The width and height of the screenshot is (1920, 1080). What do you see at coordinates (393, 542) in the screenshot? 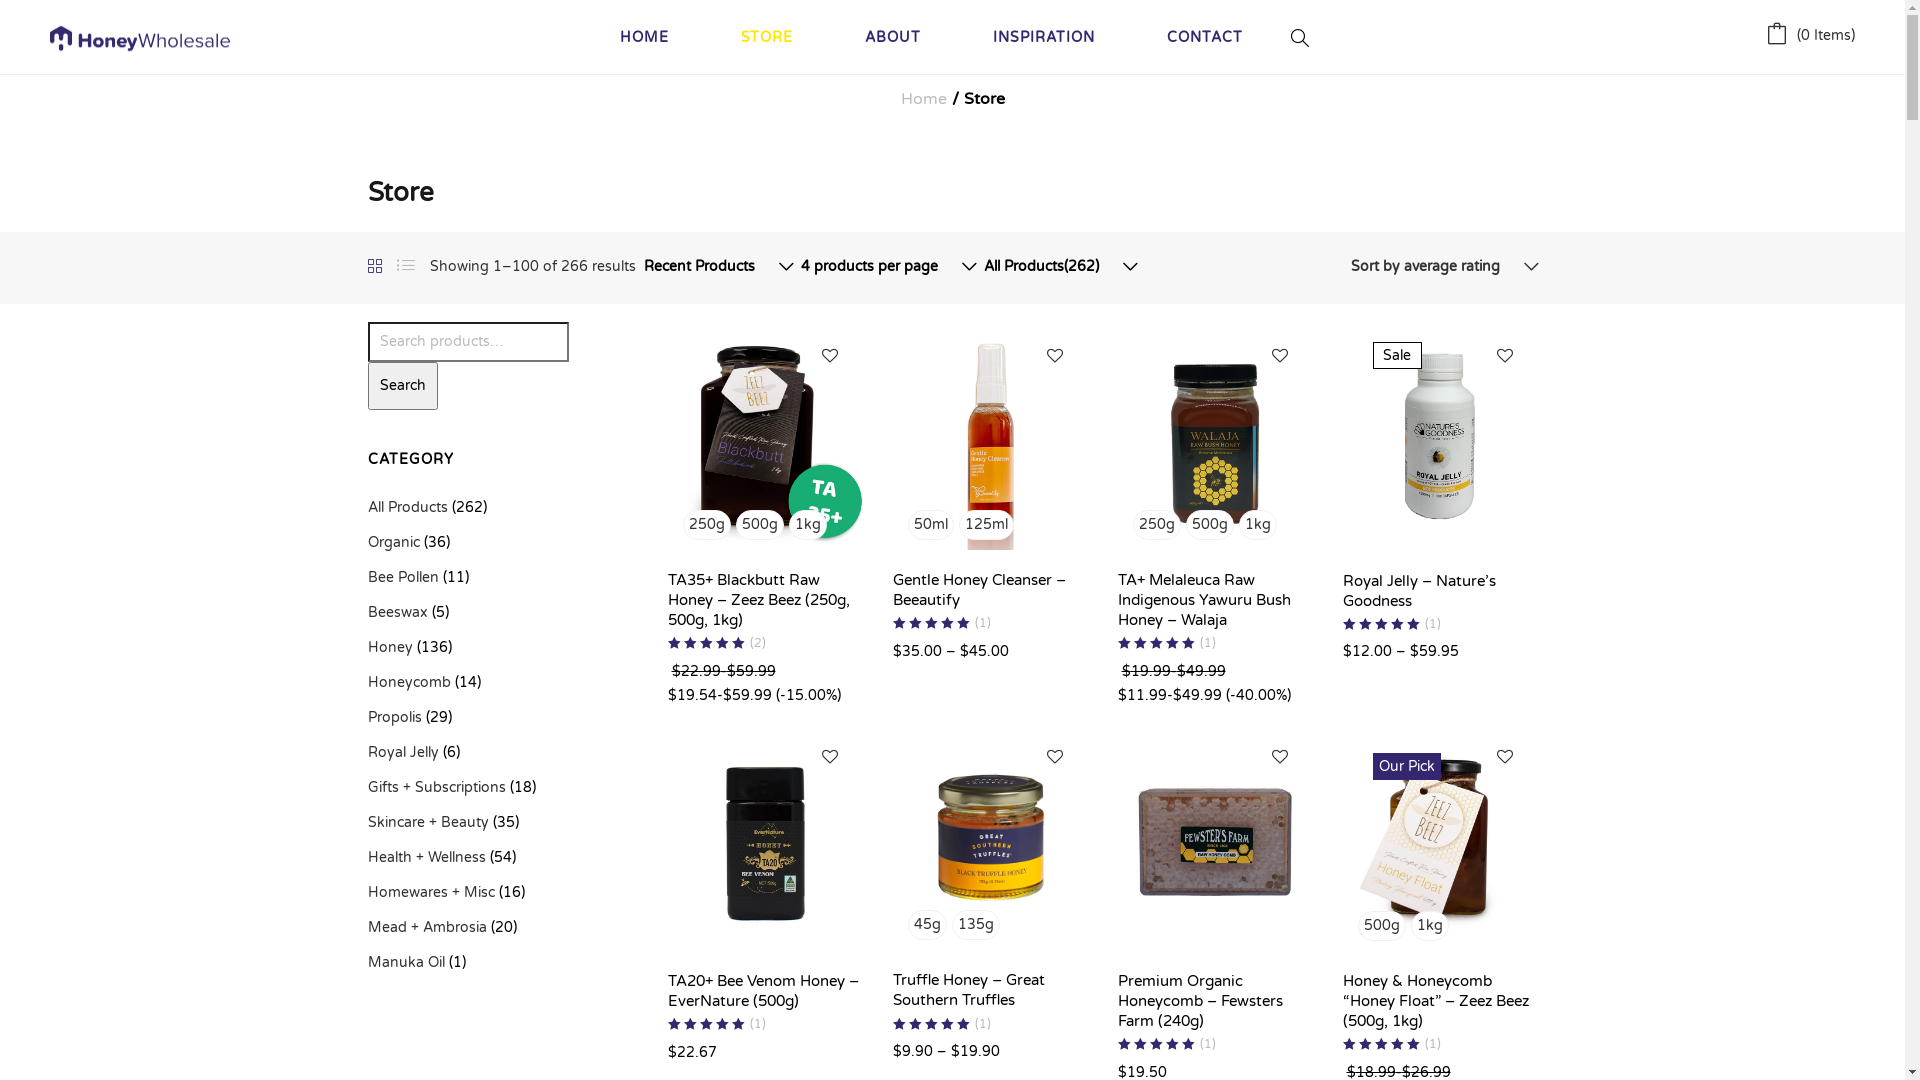
I see `'Organic'` at bounding box center [393, 542].